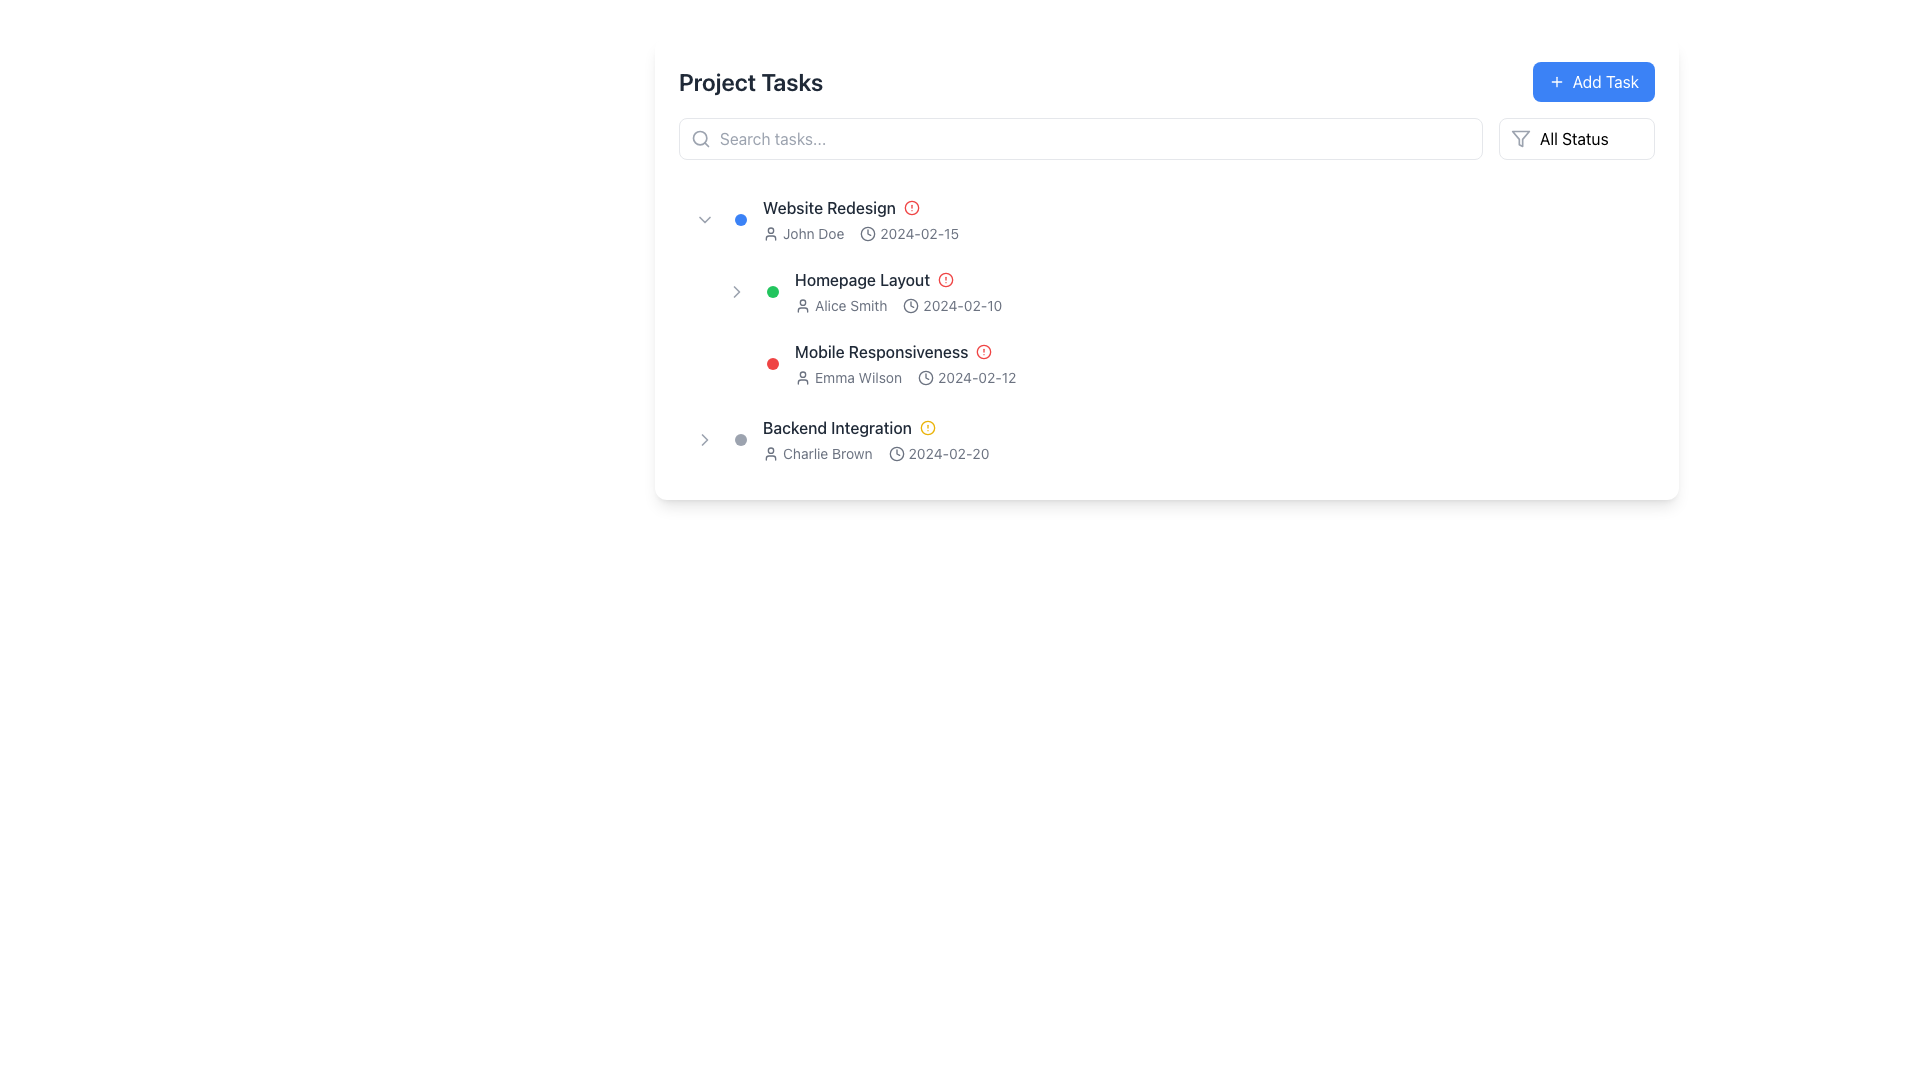 The width and height of the screenshot is (1920, 1080). I want to click on on the task headline 'Mobile Responsiveness' with an assignment indicator, which is the third task under the 'Website Redesign' category, so click(1218, 363).